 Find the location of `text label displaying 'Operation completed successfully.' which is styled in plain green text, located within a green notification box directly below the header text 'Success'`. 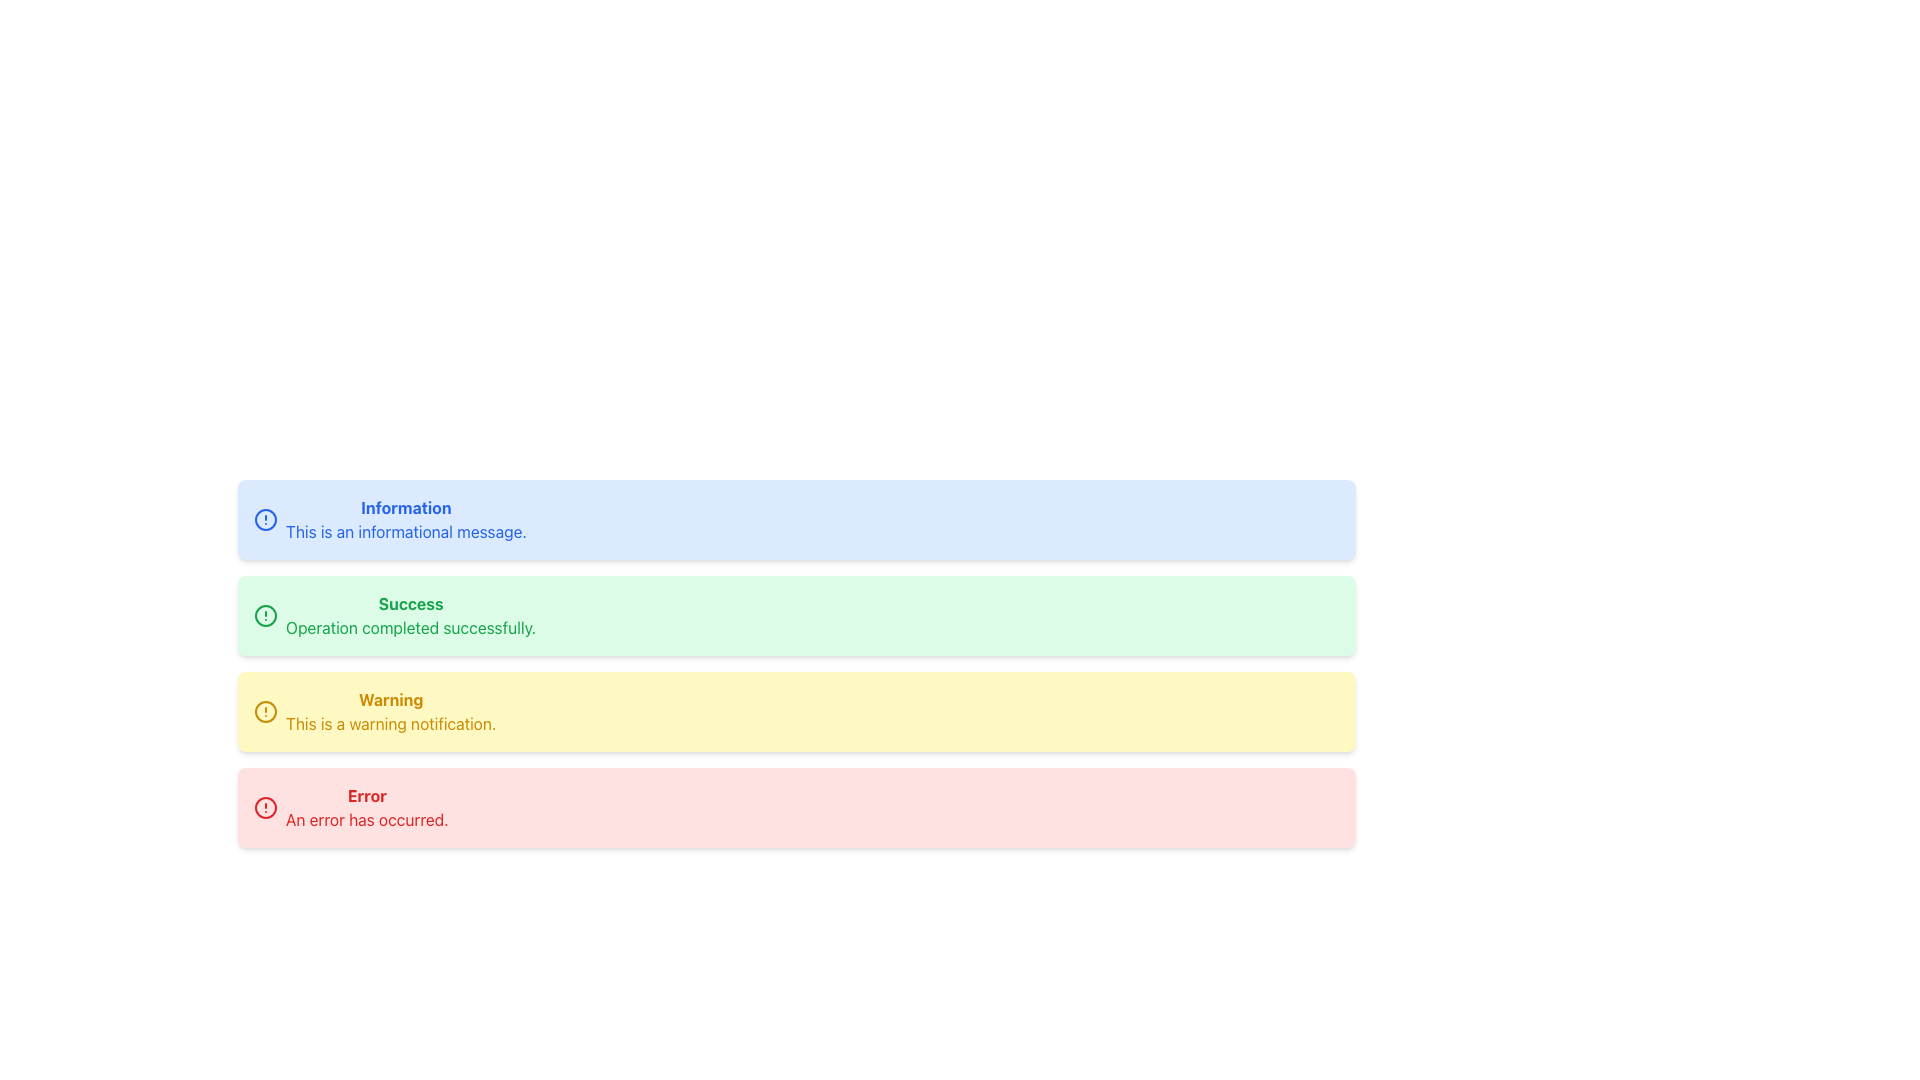

text label displaying 'Operation completed successfully.' which is styled in plain green text, located within a green notification box directly below the header text 'Success' is located at coordinates (410, 627).